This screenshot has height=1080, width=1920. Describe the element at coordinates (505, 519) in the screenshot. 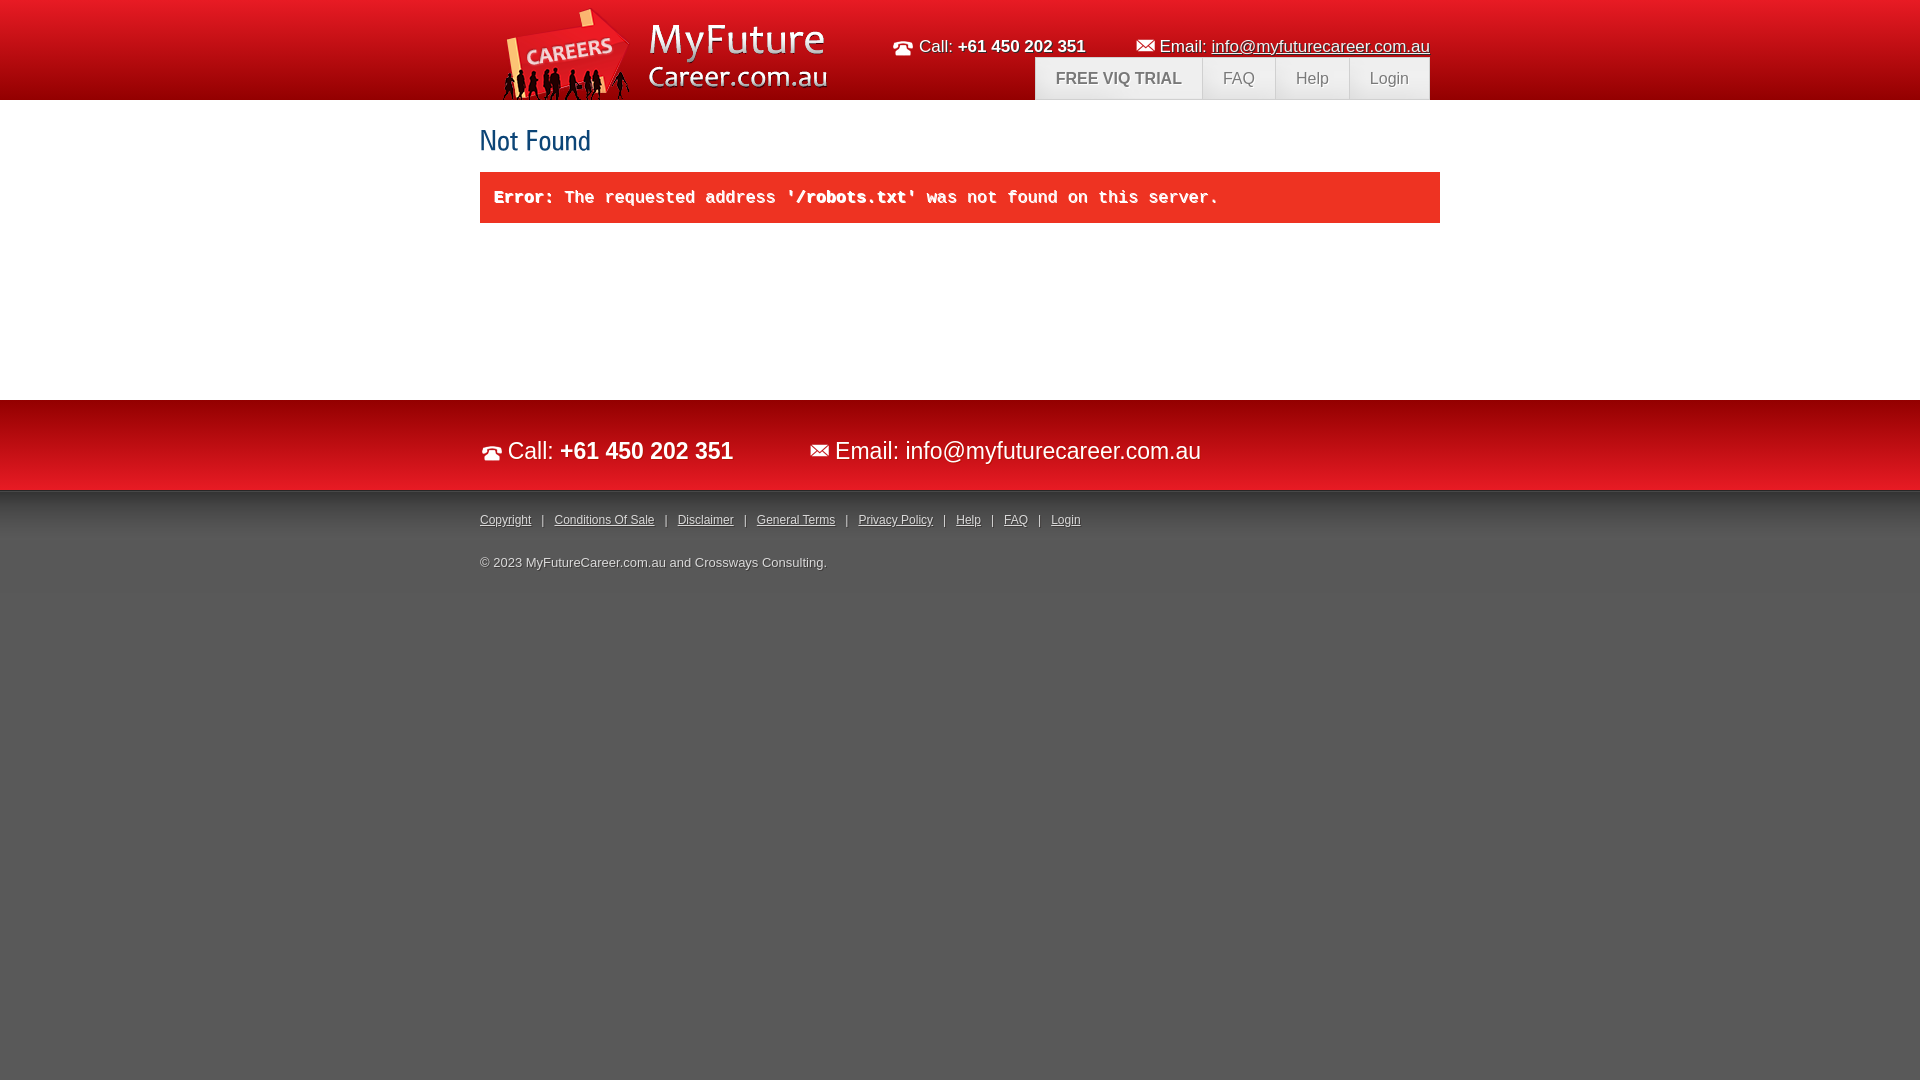

I see `'Copyright'` at that location.